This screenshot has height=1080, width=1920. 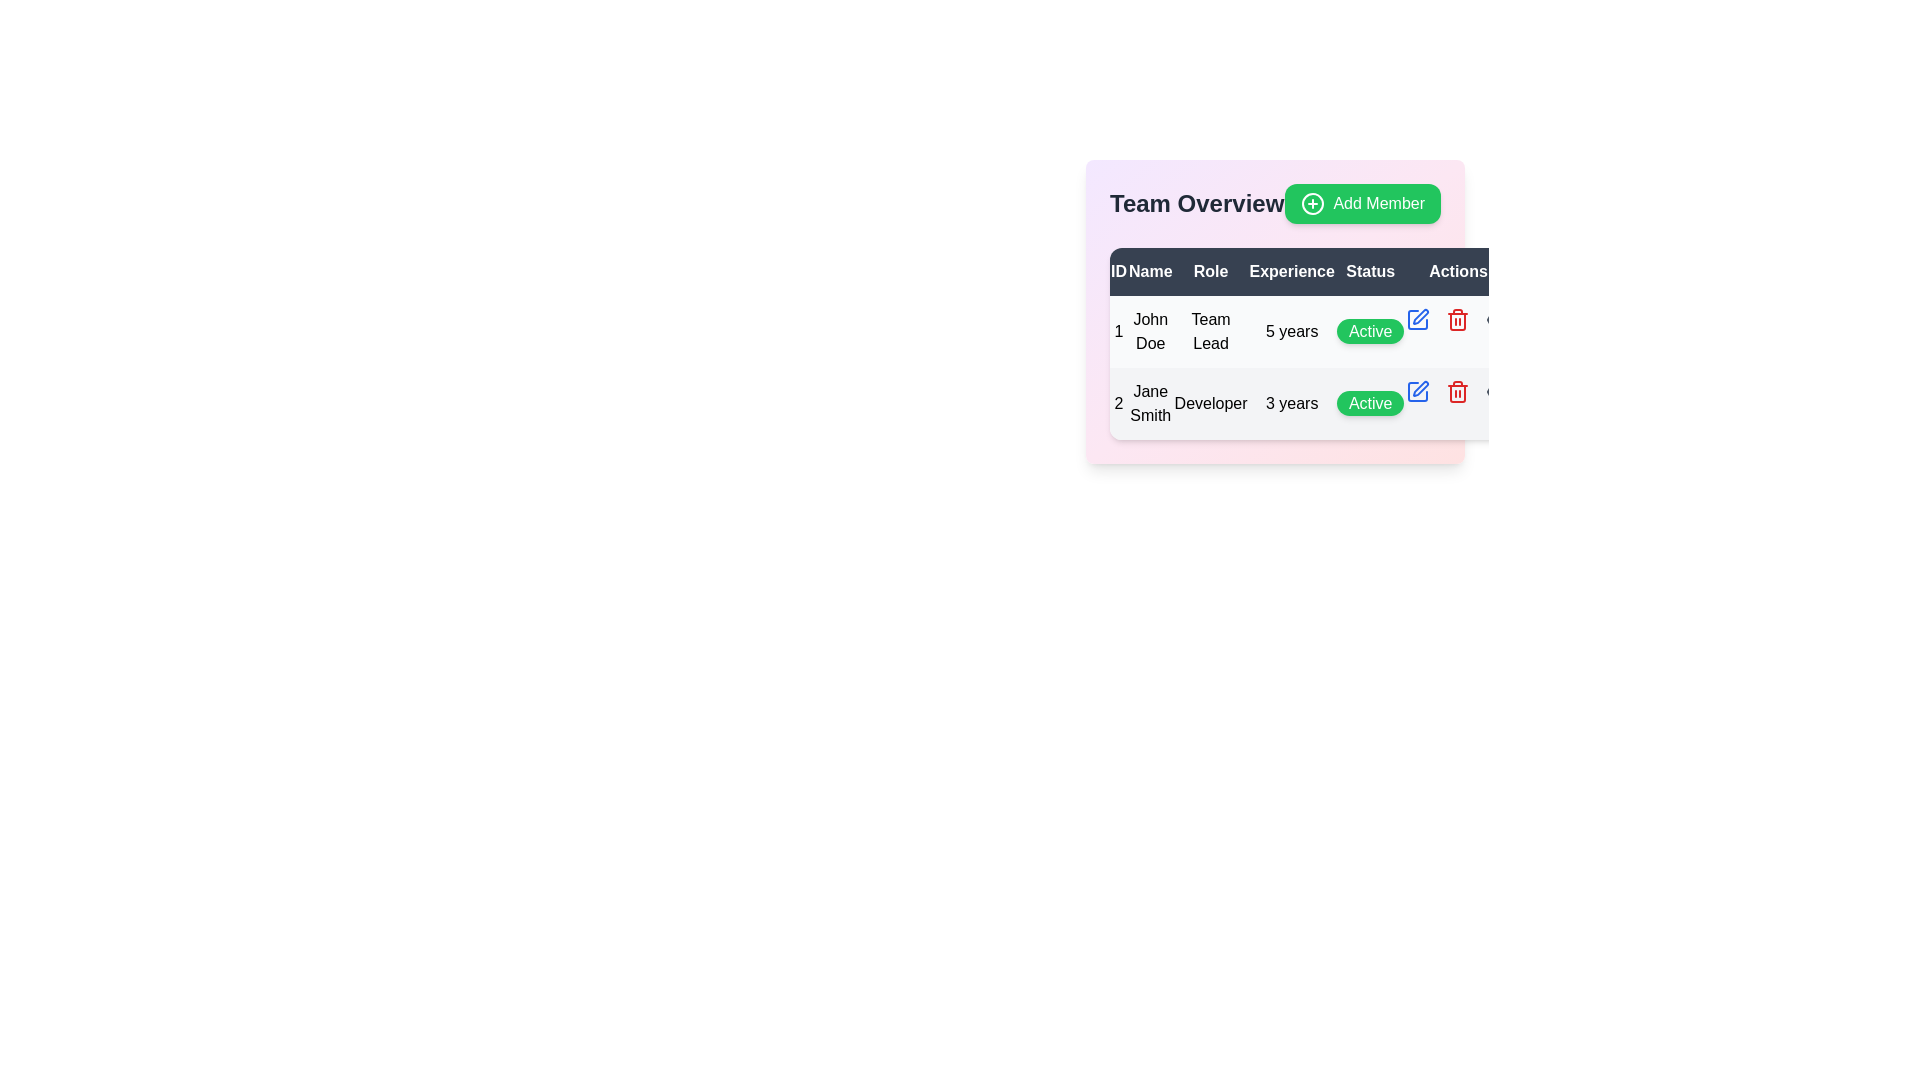 What do you see at coordinates (1369, 404) in the screenshot?
I see `the 'Active' status label in the Status column of the second row for 'Jane Smith', the Developer` at bounding box center [1369, 404].